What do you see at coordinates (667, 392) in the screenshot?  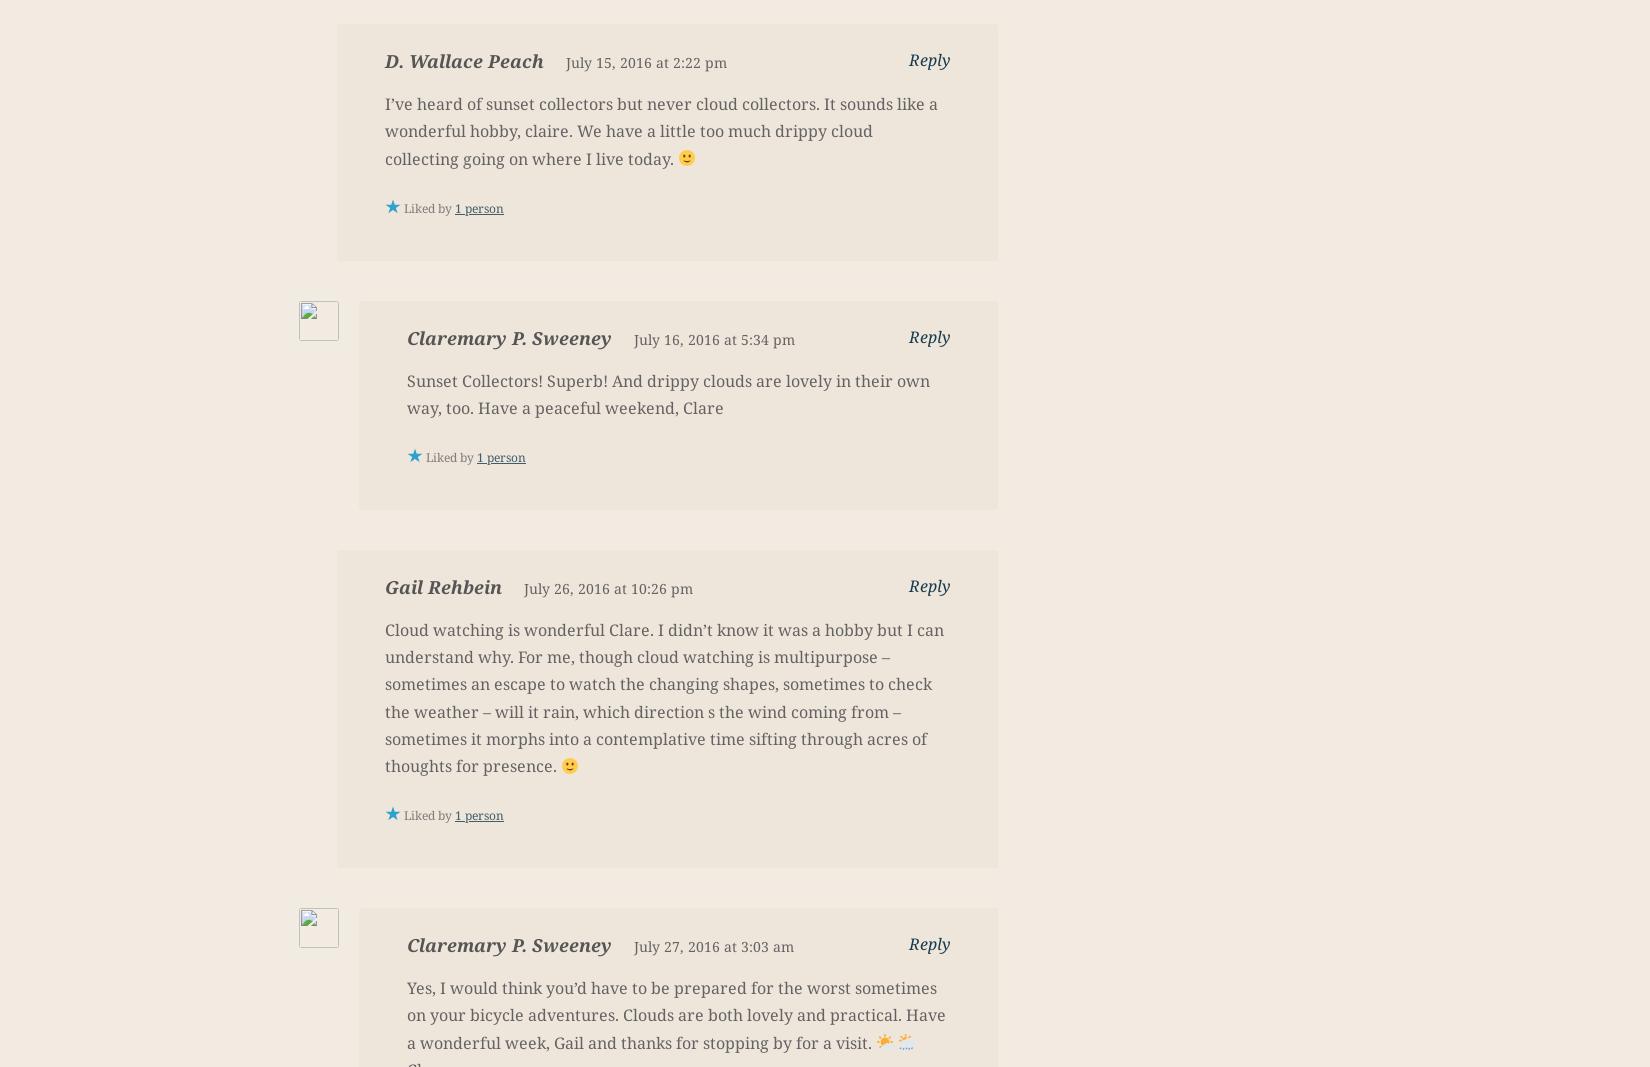 I see `'Sunset Collectors! Superb! And drippy clouds are lovely in their own way, too. Have a peaceful weekend, Clare'` at bounding box center [667, 392].